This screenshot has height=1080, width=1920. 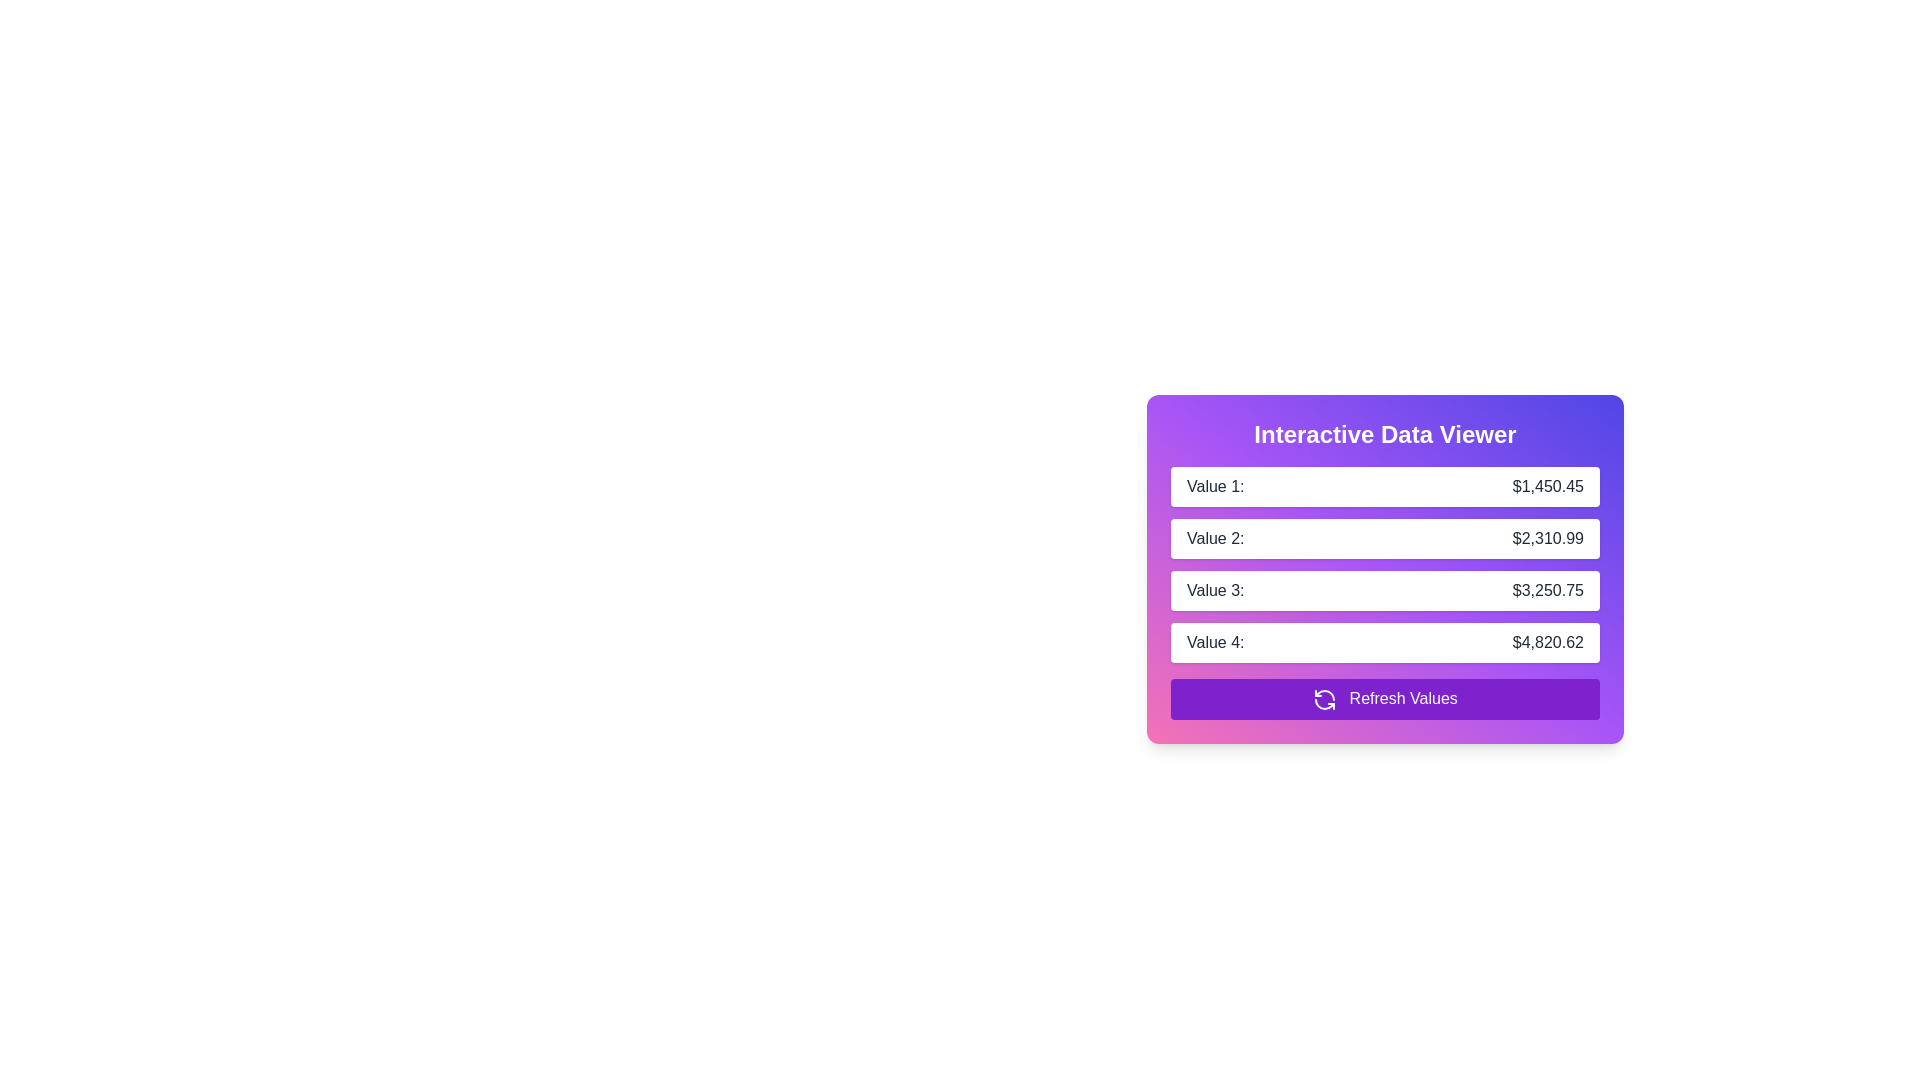 What do you see at coordinates (1384, 564) in the screenshot?
I see `displayed data from the centrally located list of value-label pairs in the 'Interactive Data Viewer'` at bounding box center [1384, 564].